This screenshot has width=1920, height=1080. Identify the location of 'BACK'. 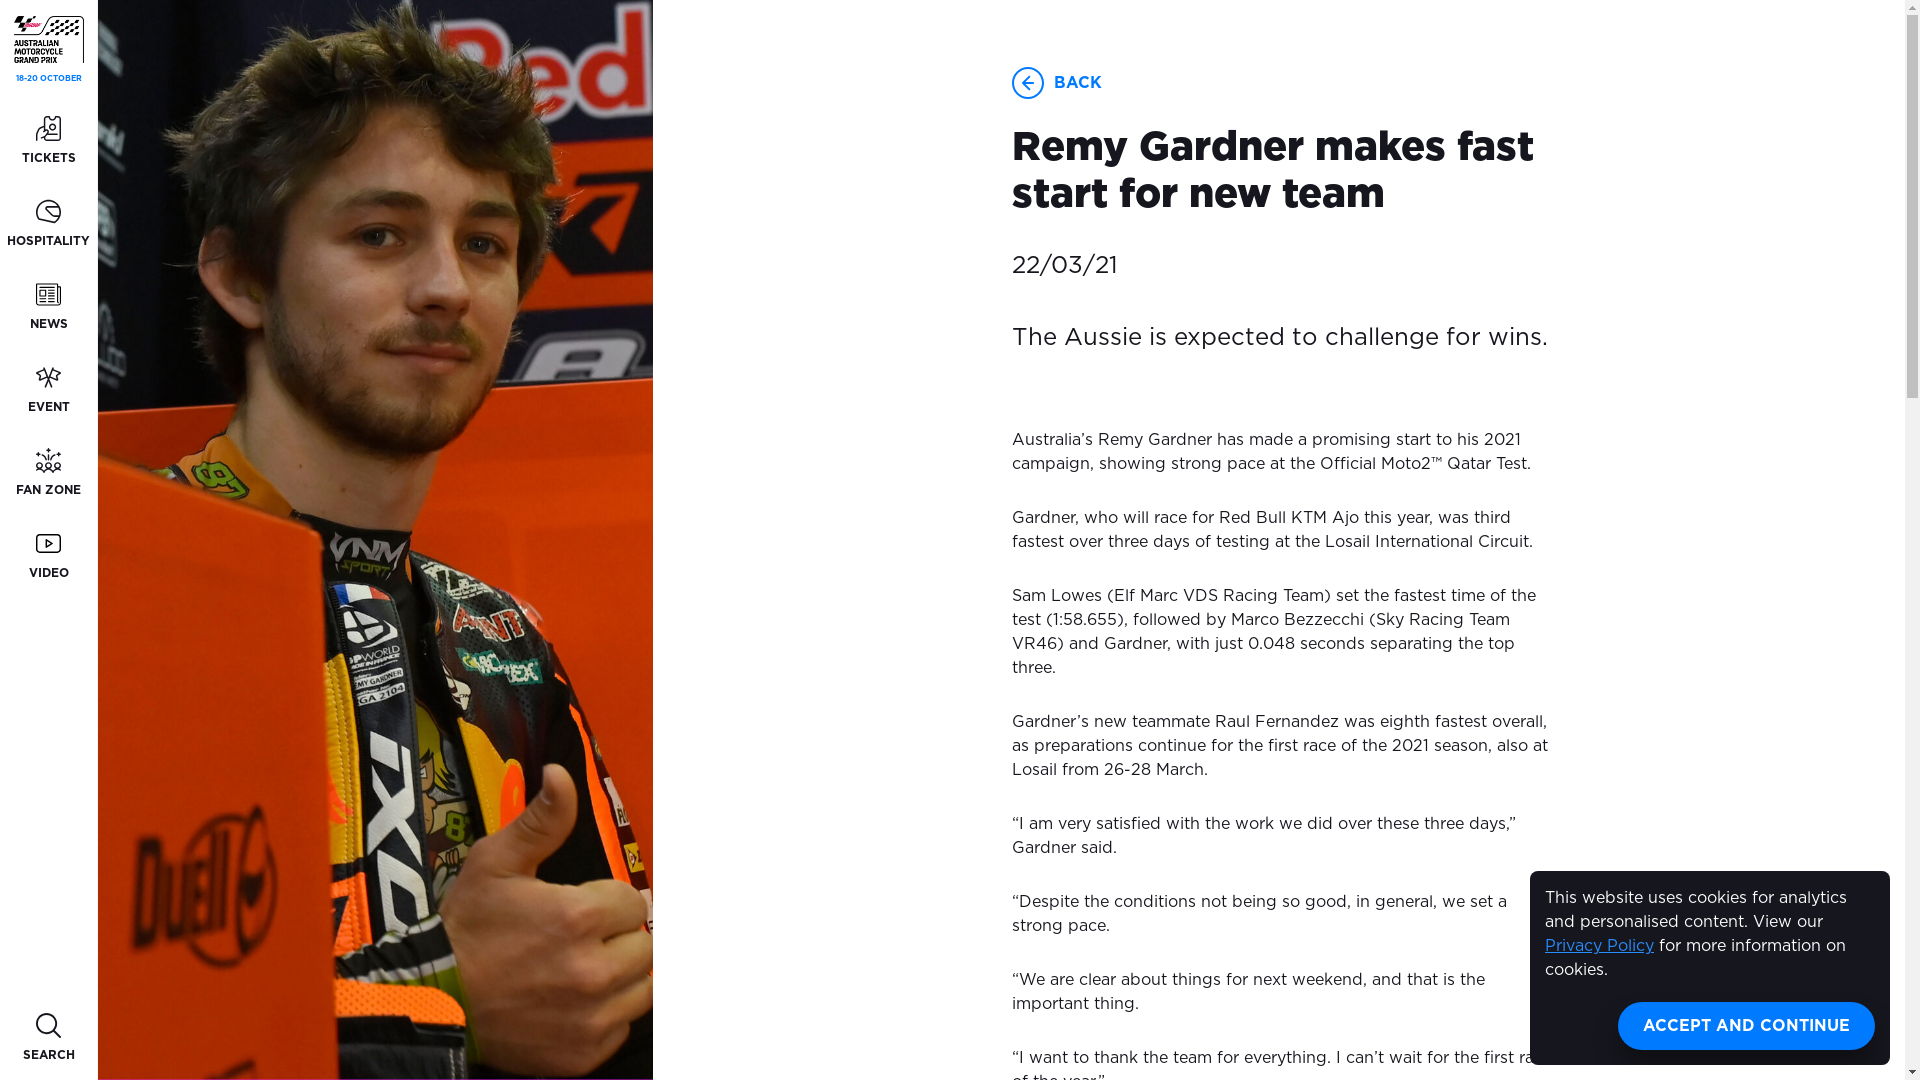
(1075, 82).